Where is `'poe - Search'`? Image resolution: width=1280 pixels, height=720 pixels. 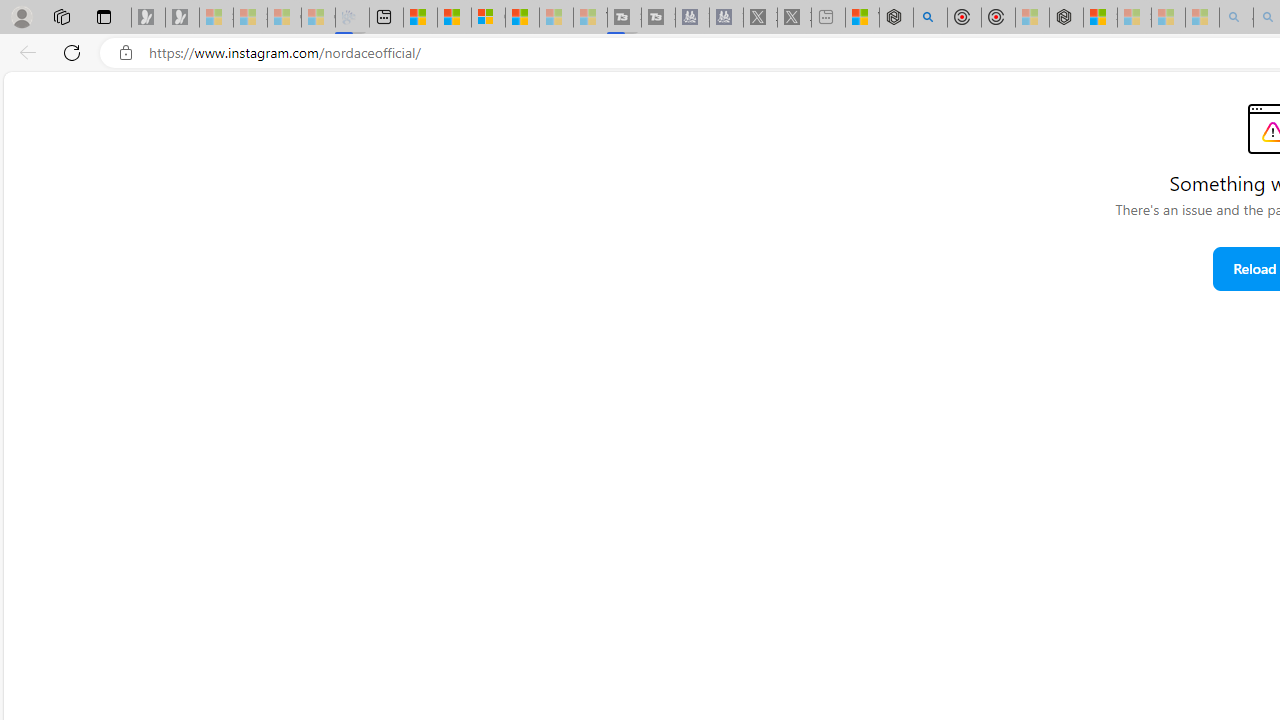 'poe - Search' is located at coordinates (929, 17).